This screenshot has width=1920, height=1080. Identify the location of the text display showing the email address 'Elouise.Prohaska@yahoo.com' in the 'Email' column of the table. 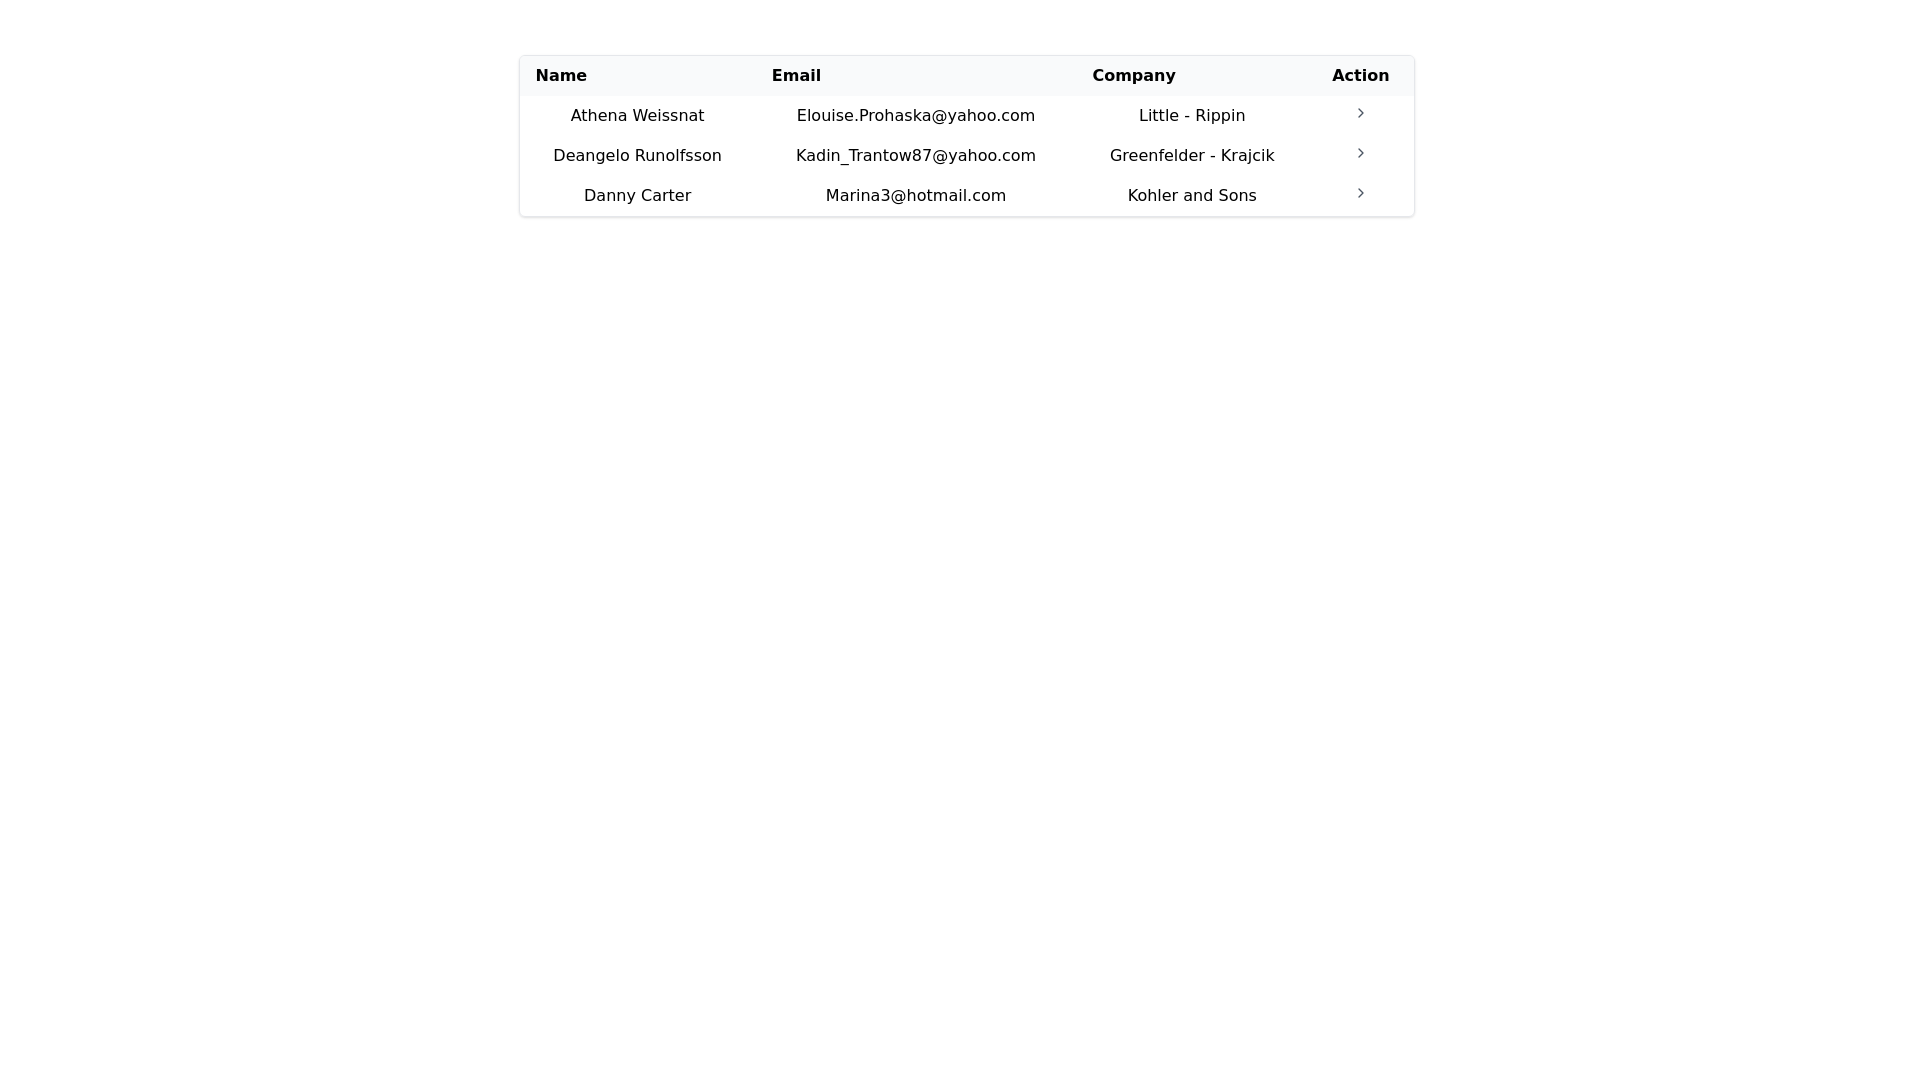
(915, 115).